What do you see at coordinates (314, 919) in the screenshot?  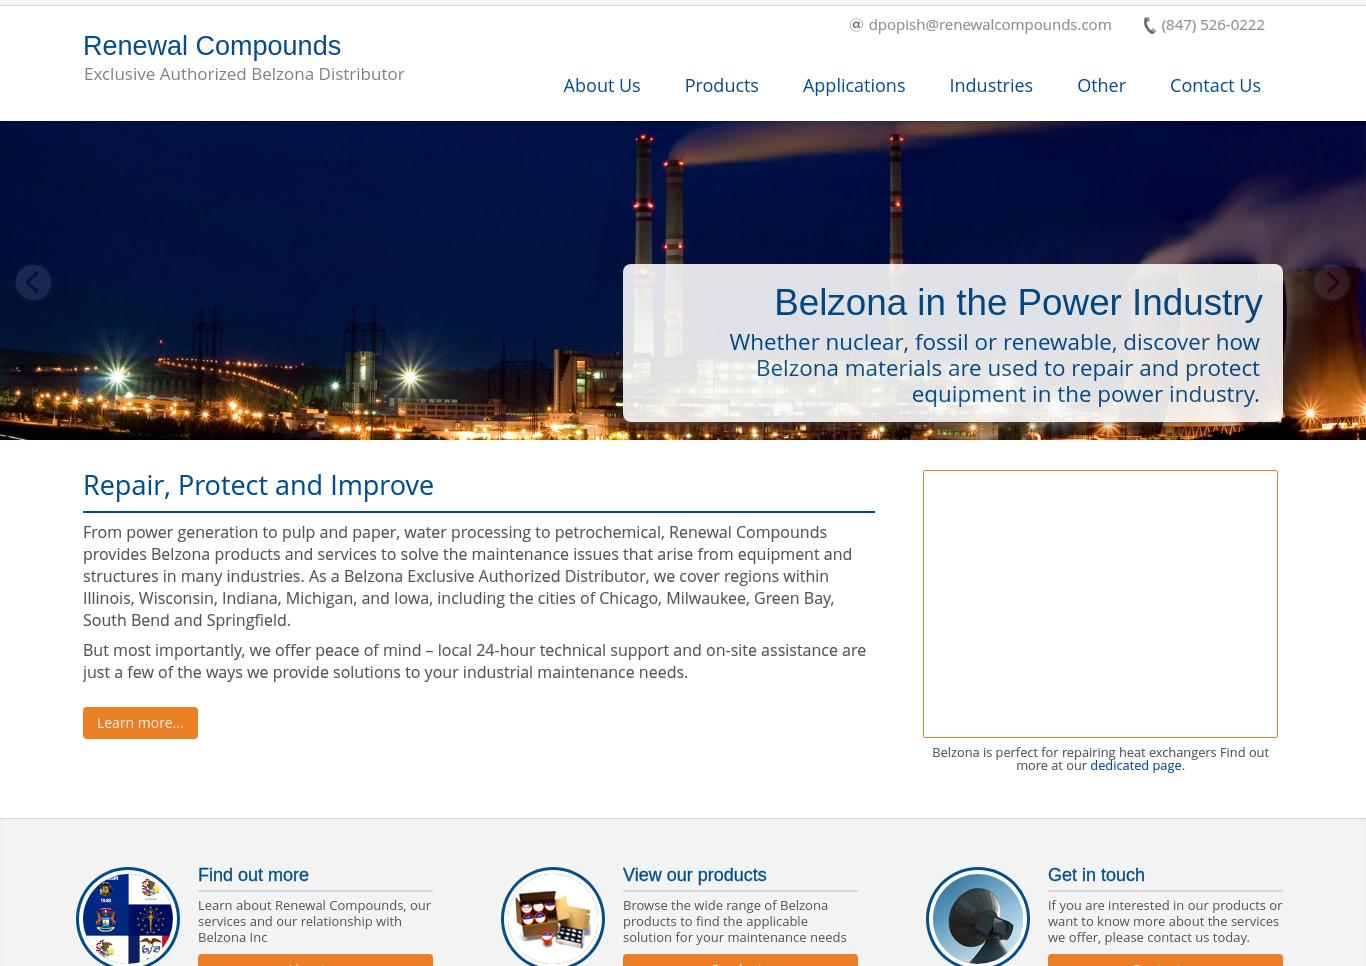 I see `'Learn about Renewal Compounds, our services and our relationship with Belzona Inc'` at bounding box center [314, 919].